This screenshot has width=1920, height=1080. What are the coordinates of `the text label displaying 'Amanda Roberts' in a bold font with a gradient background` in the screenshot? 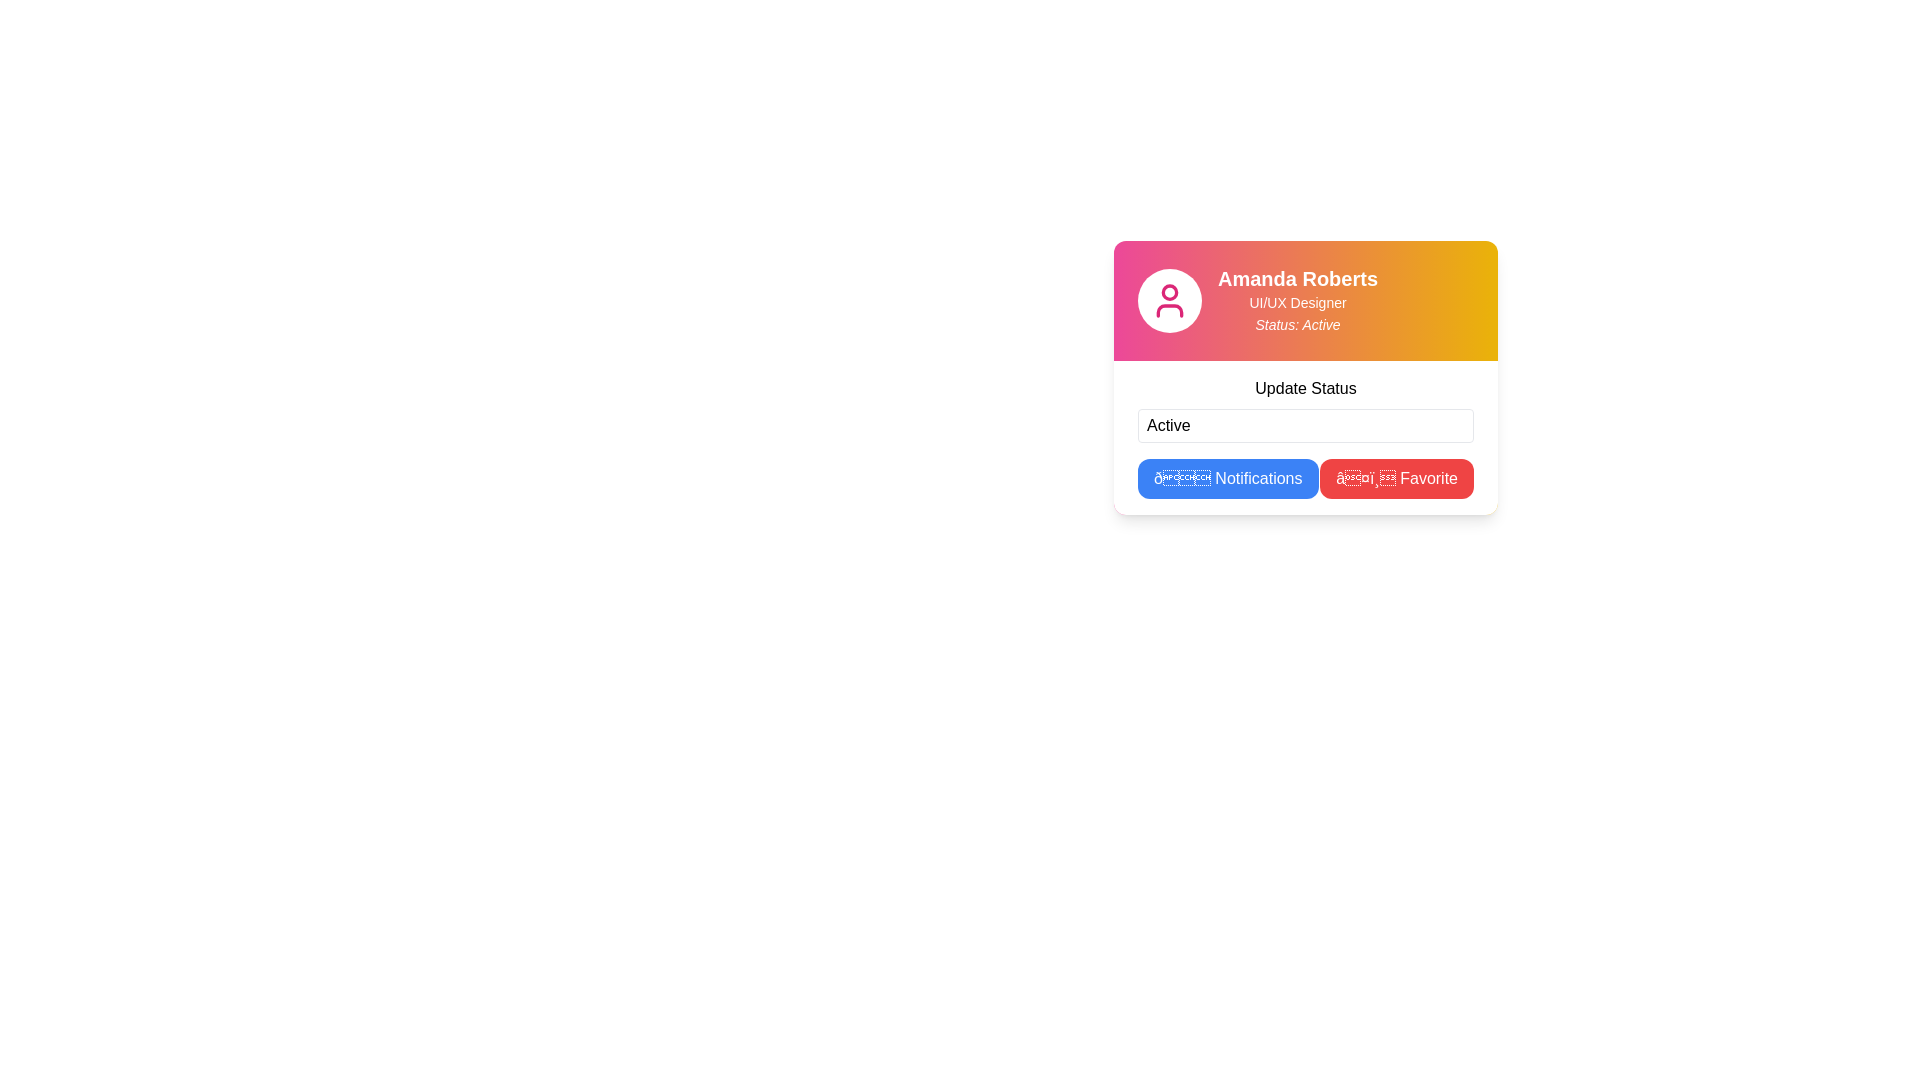 It's located at (1298, 278).